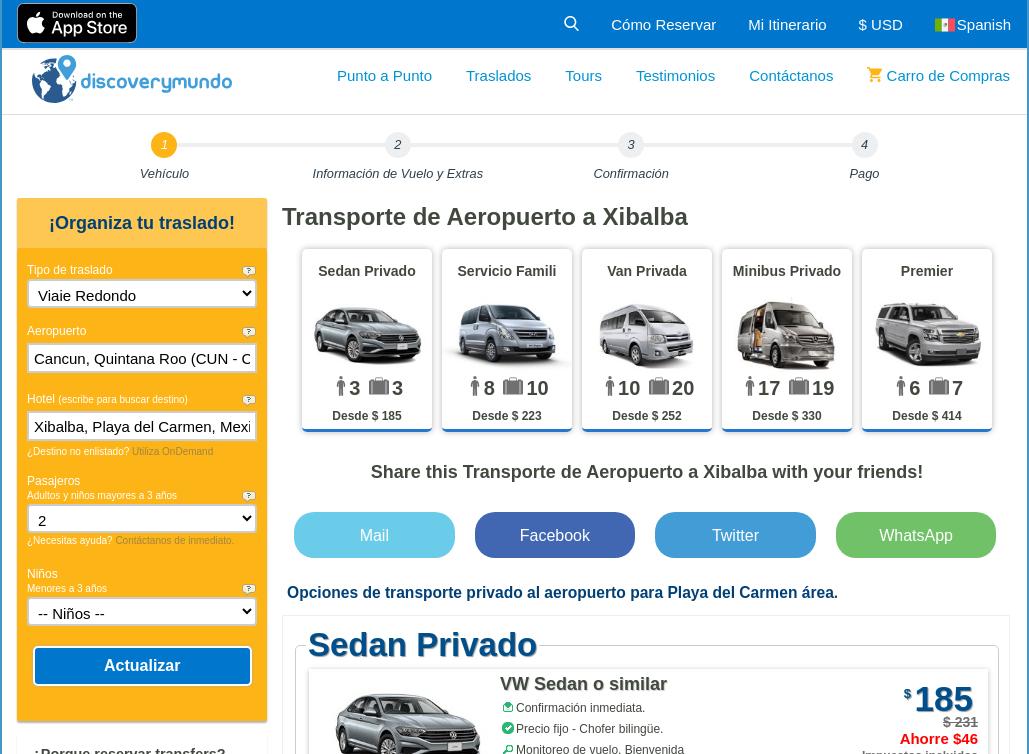 The height and width of the screenshot is (754, 1029). Describe the element at coordinates (682, 387) in the screenshot. I see `'20'` at that location.